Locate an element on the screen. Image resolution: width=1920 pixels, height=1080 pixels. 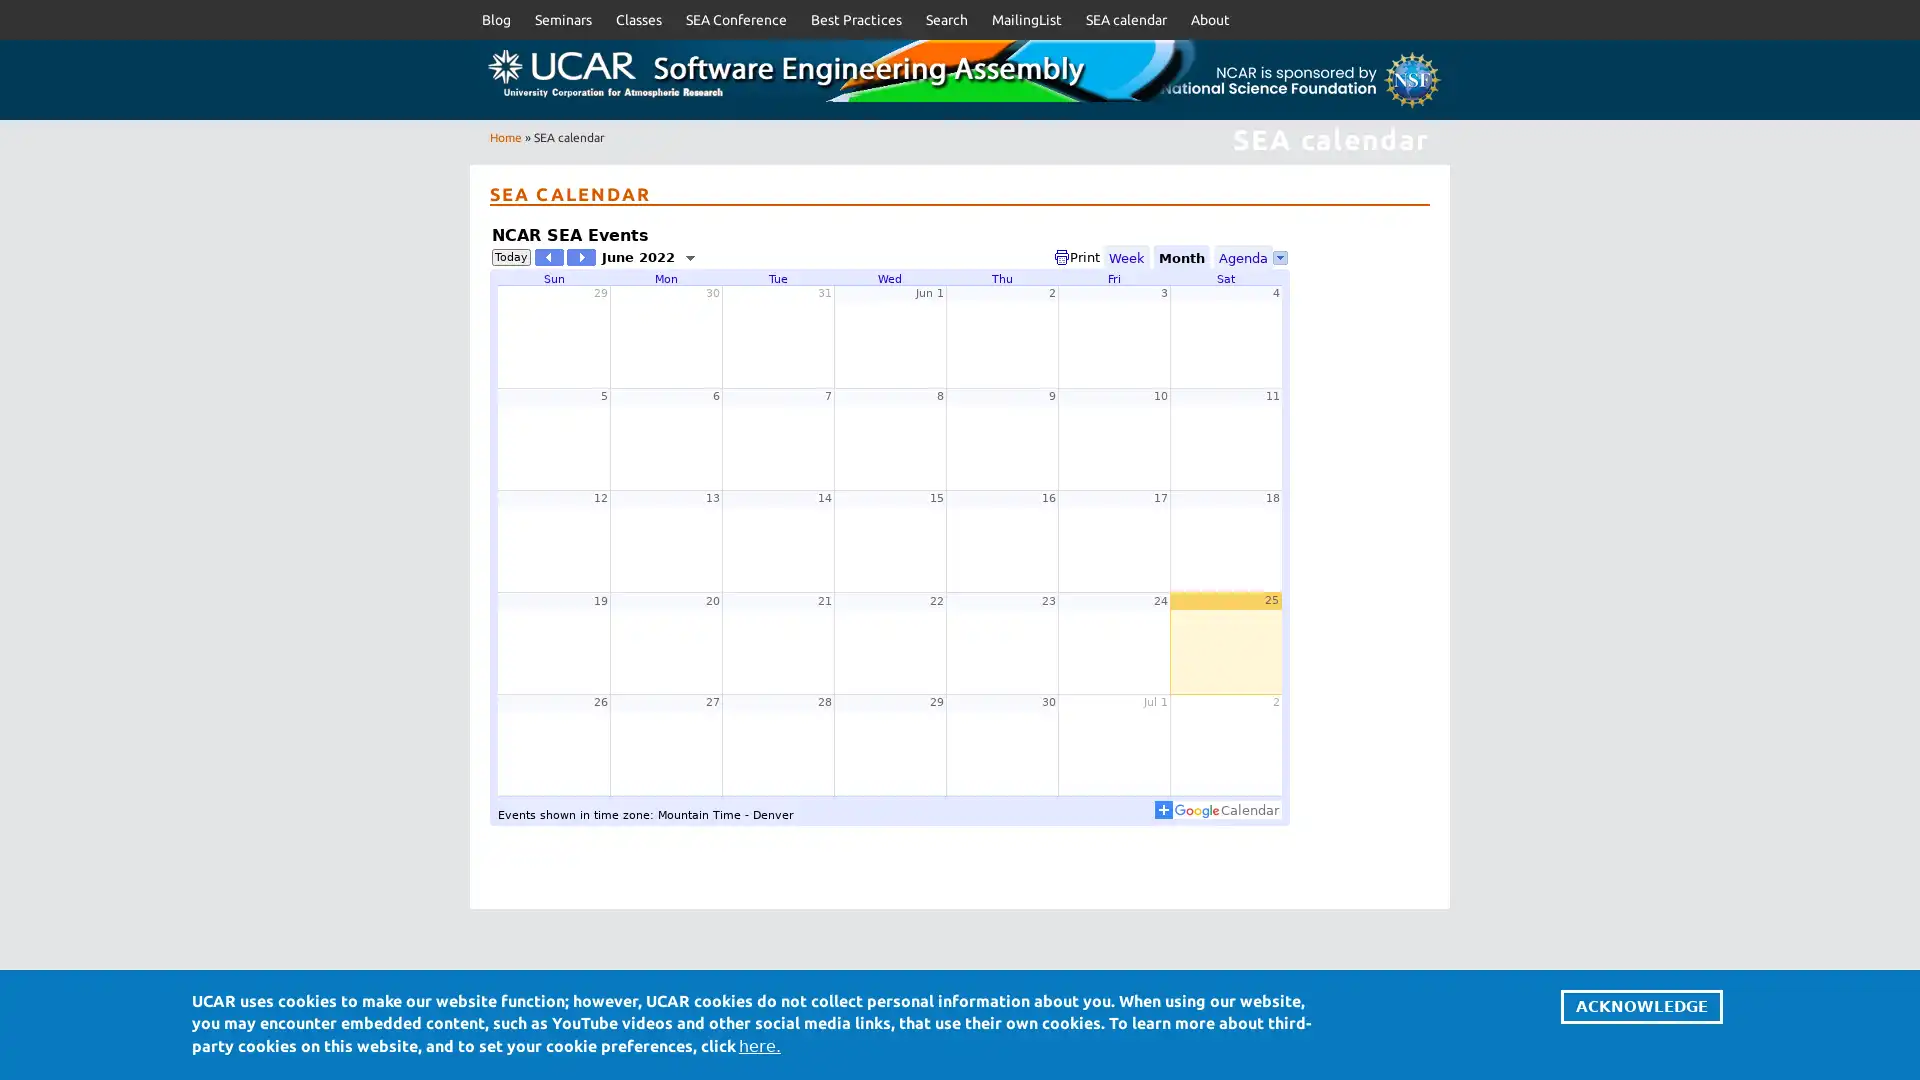
ACKNOWLEDGE is located at coordinates (1641, 1006).